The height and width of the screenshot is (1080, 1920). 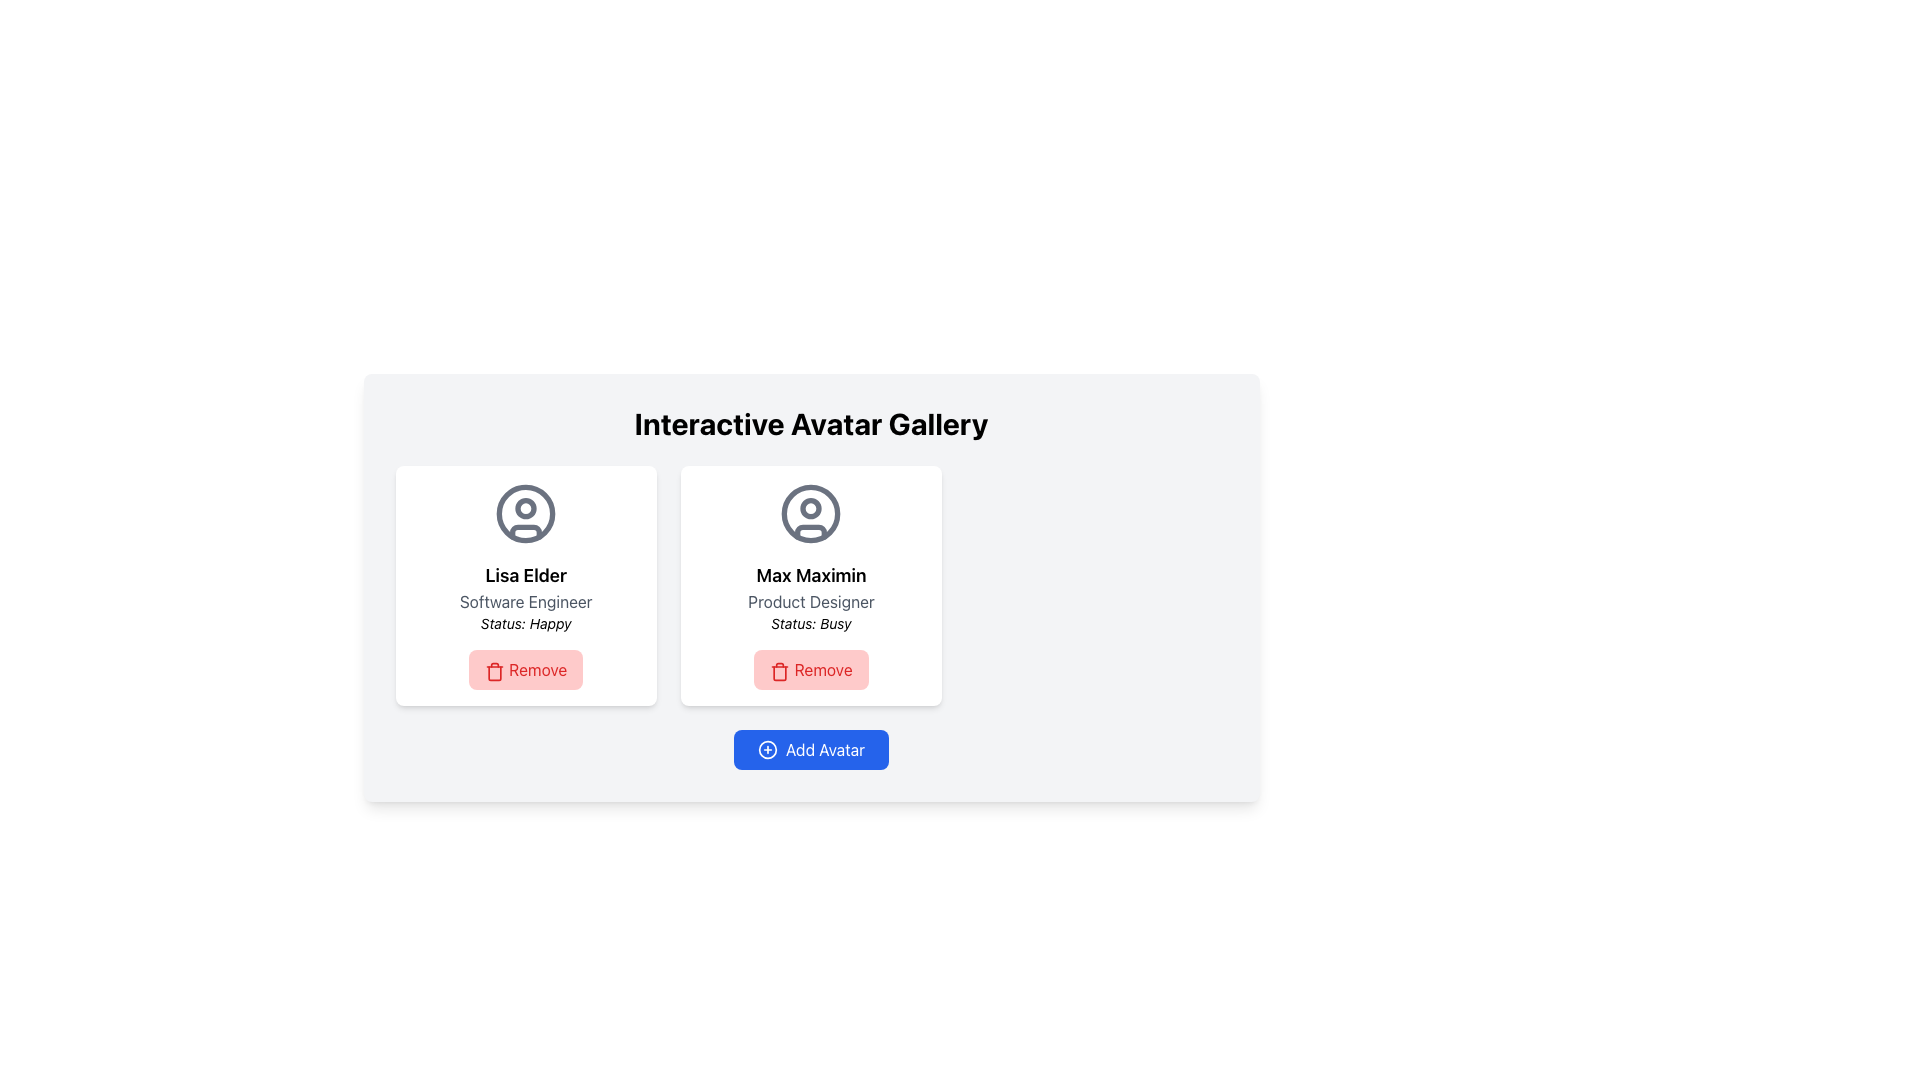 What do you see at coordinates (526, 512) in the screenshot?
I see `the user avatar image representing 'Lisa Elder', which is located at the top of the card and adjacent to the icon for 'Max Maximin'` at bounding box center [526, 512].